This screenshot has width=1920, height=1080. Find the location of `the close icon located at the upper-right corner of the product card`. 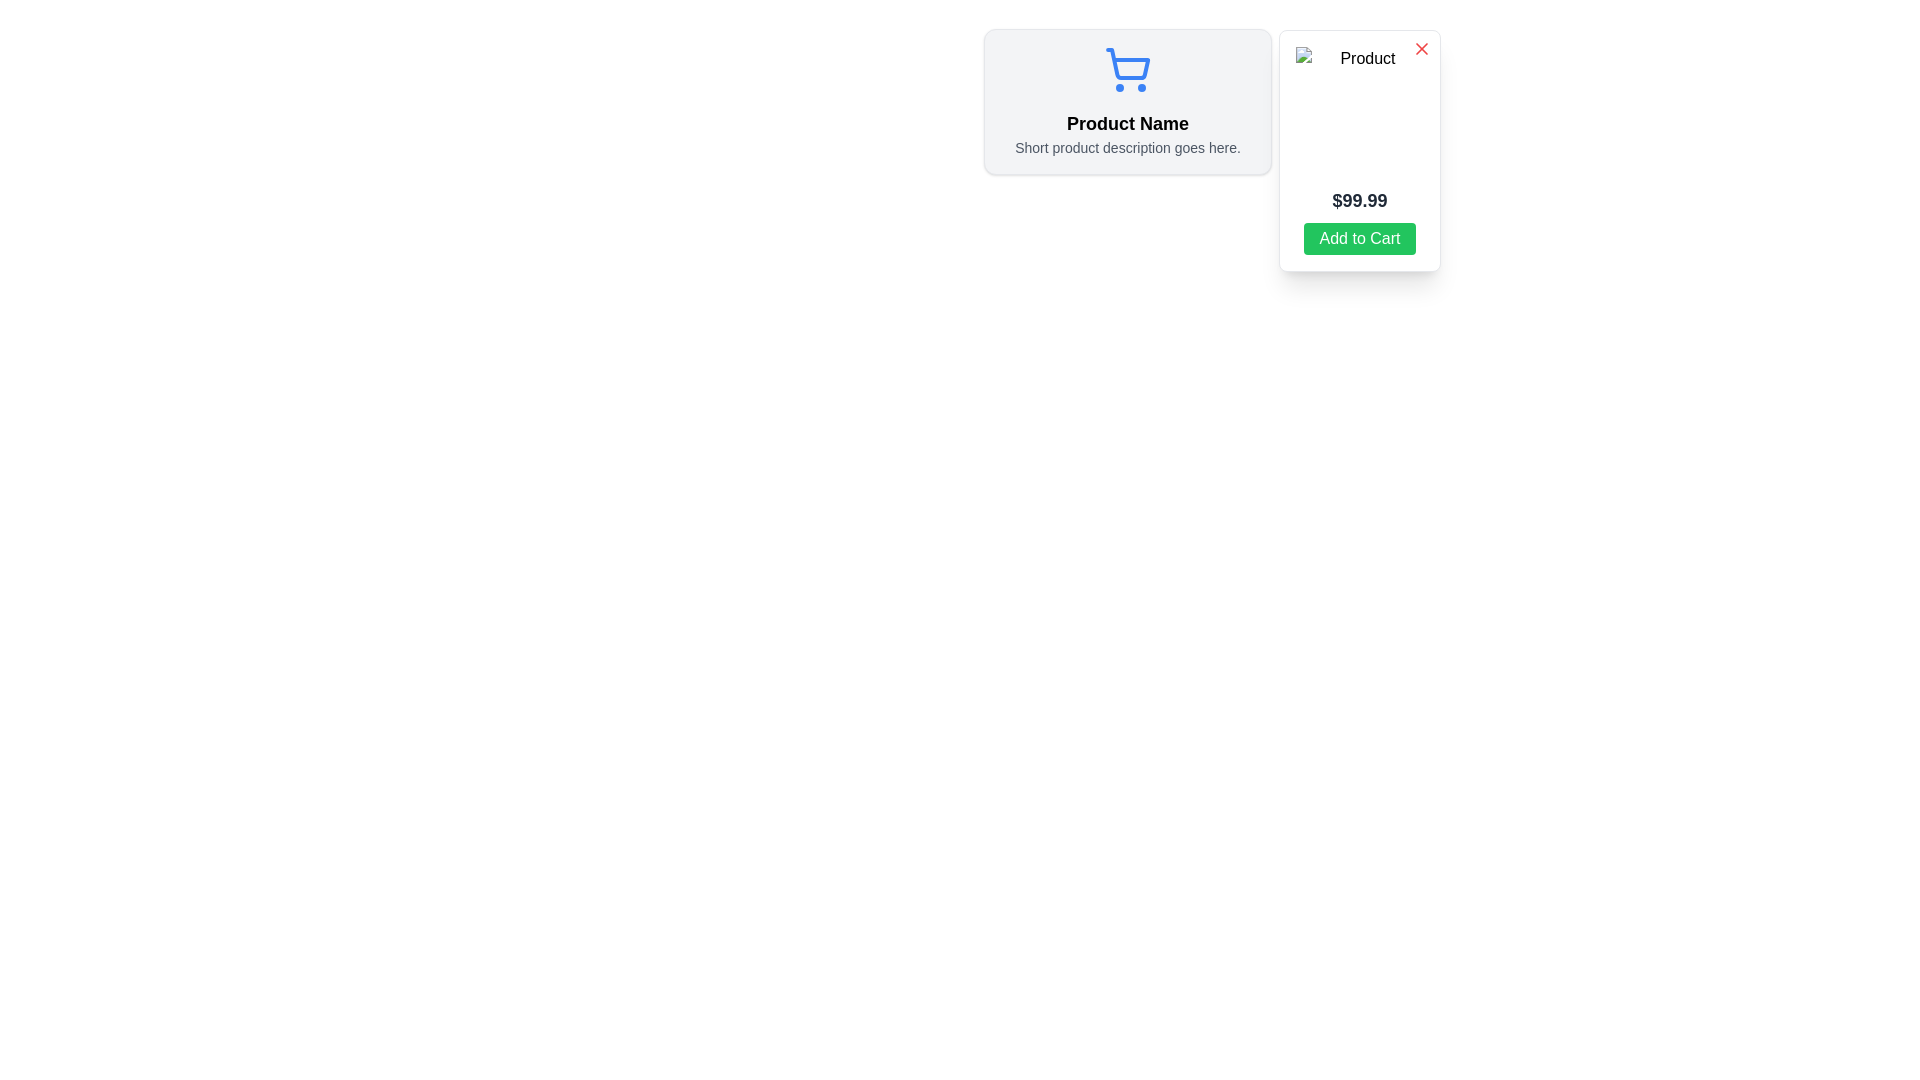

the close icon located at the upper-right corner of the product card is located at coordinates (1420, 48).